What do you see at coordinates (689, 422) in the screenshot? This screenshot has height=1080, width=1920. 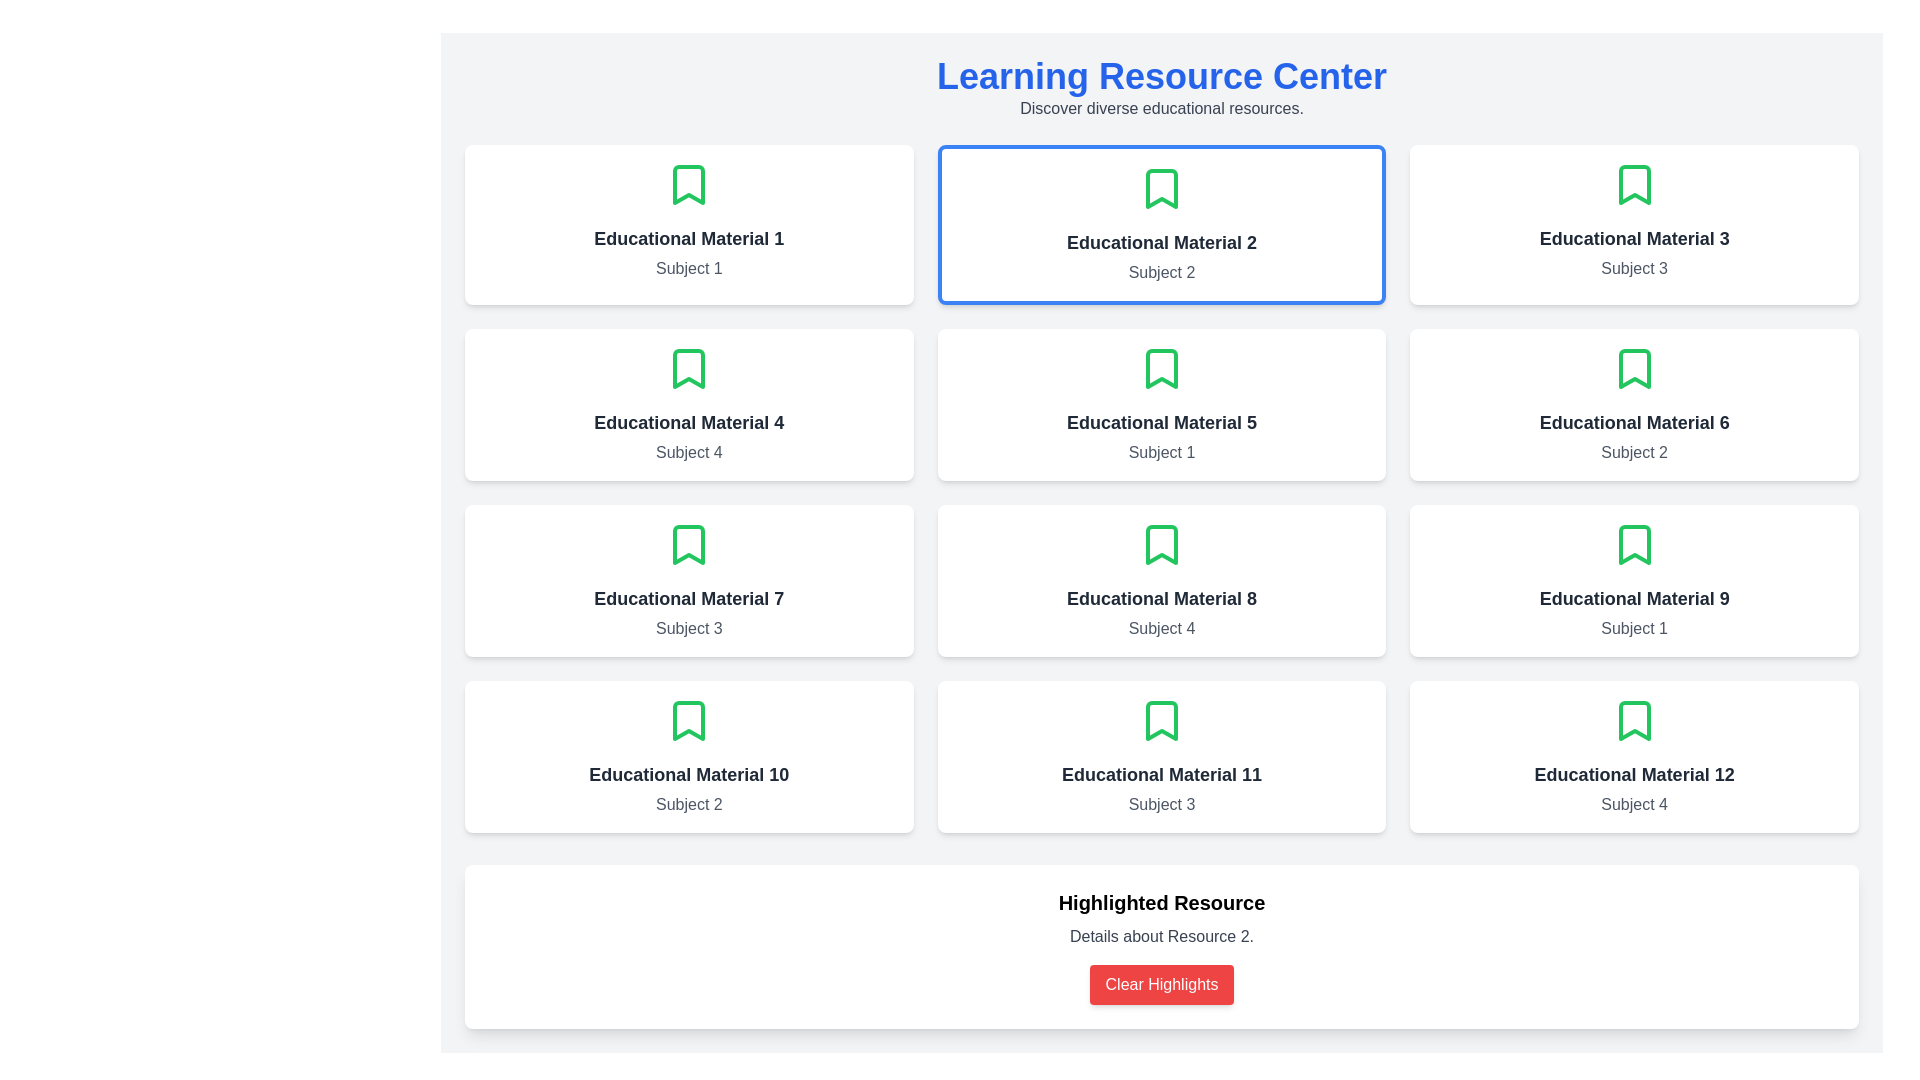 I see `the text displayed` at bounding box center [689, 422].